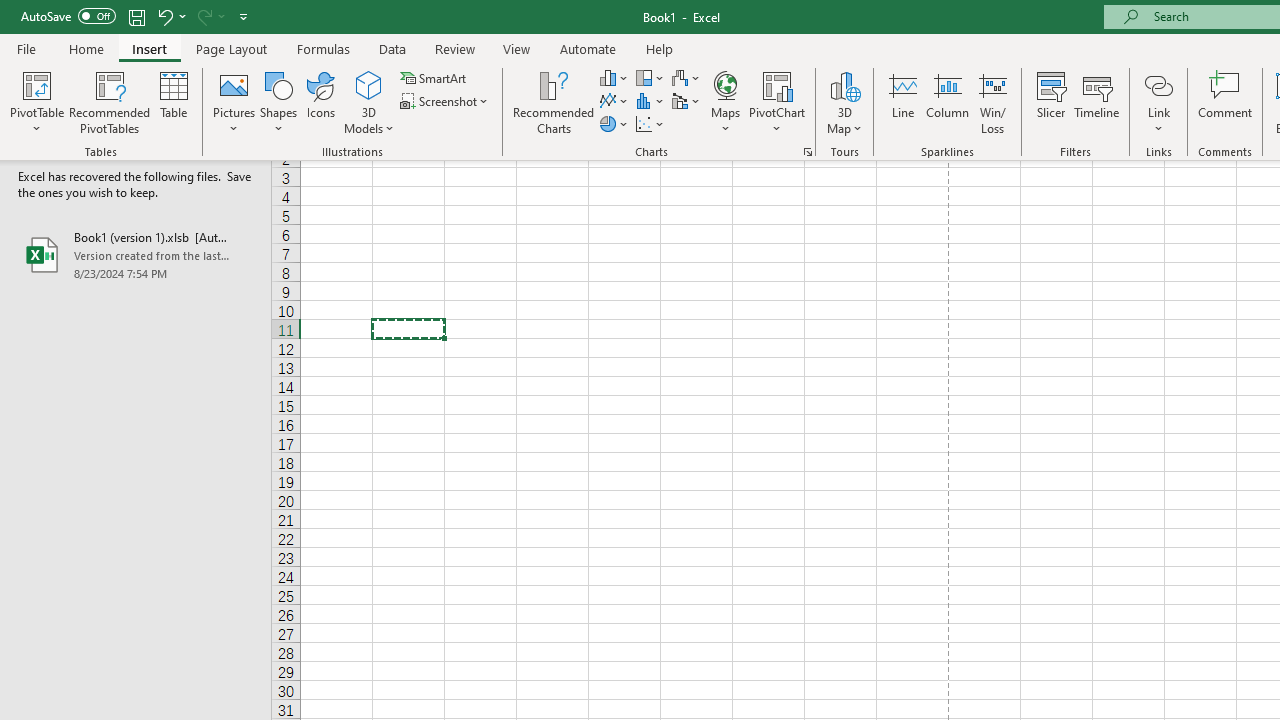 This screenshot has height=720, width=1280. What do you see at coordinates (454, 48) in the screenshot?
I see `'Review'` at bounding box center [454, 48].